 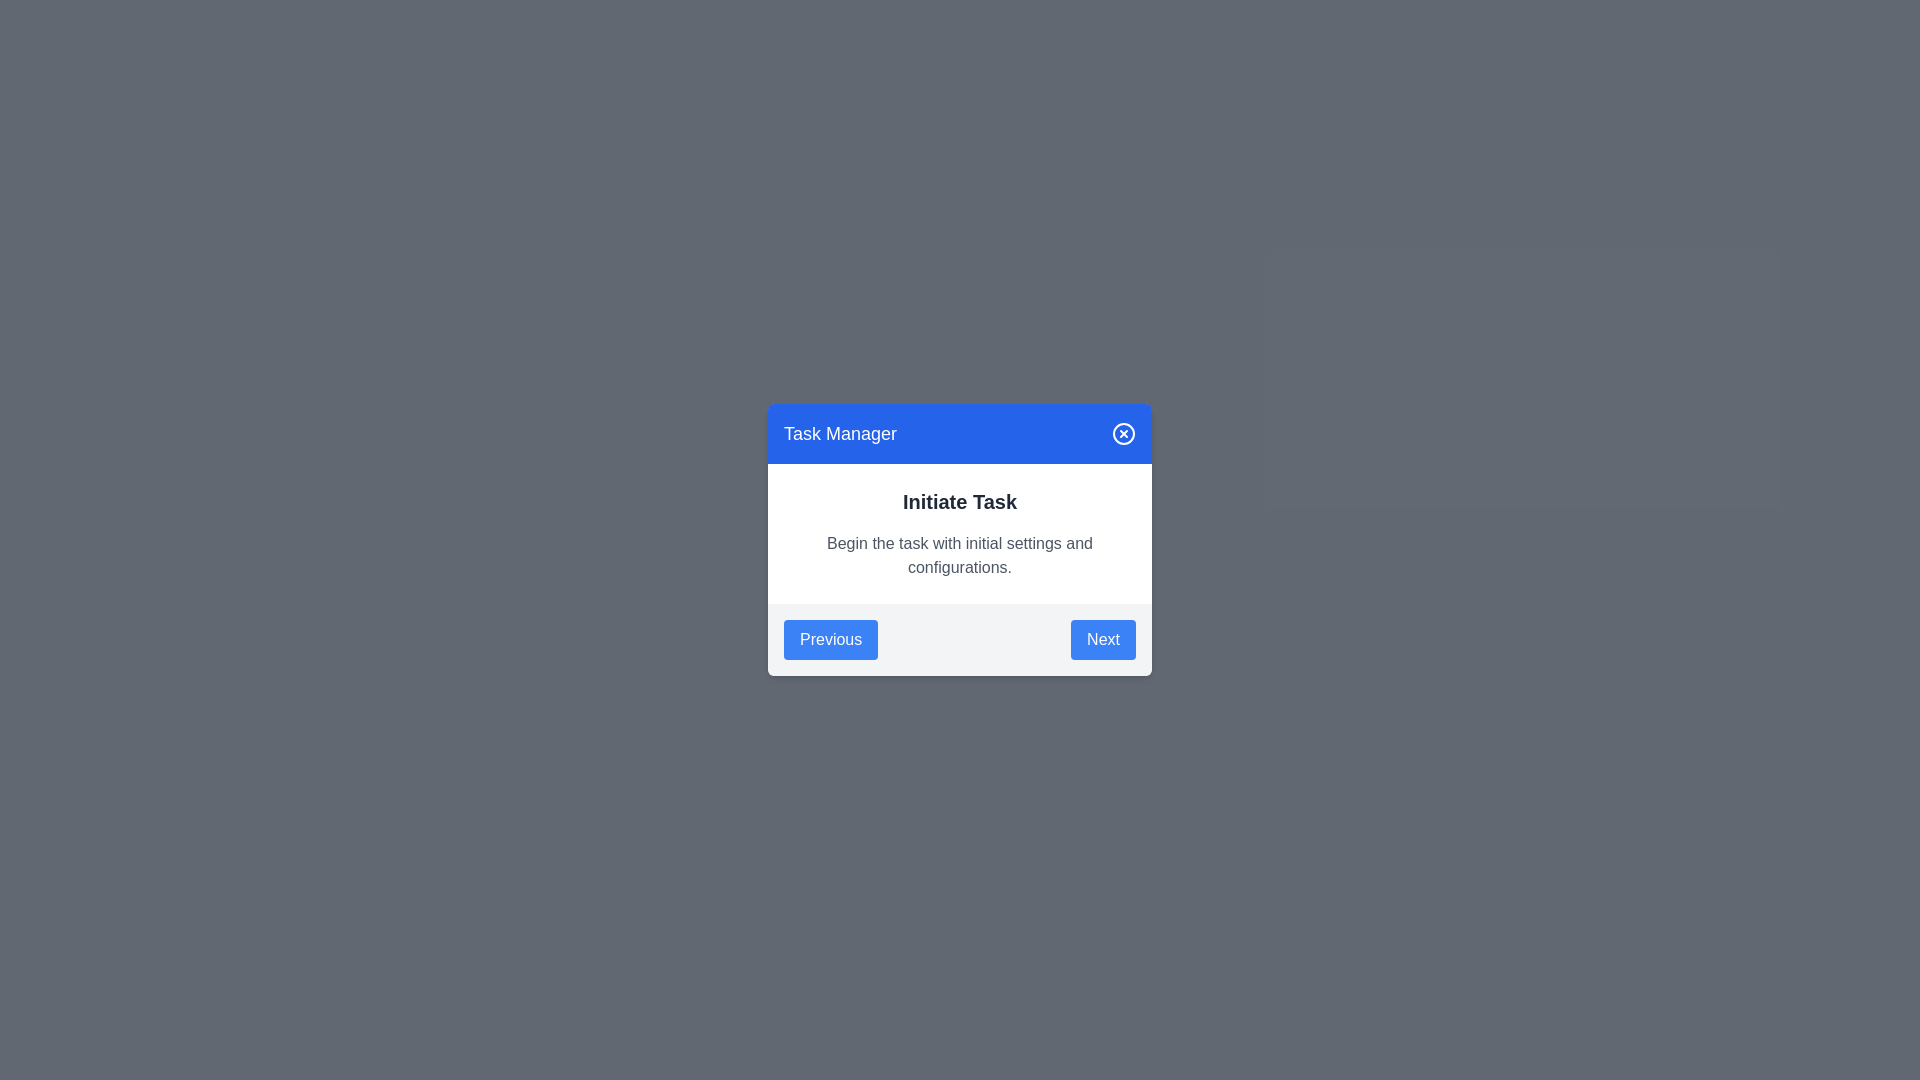 What do you see at coordinates (831, 640) in the screenshot?
I see `the Previous button to navigate between tasks` at bounding box center [831, 640].